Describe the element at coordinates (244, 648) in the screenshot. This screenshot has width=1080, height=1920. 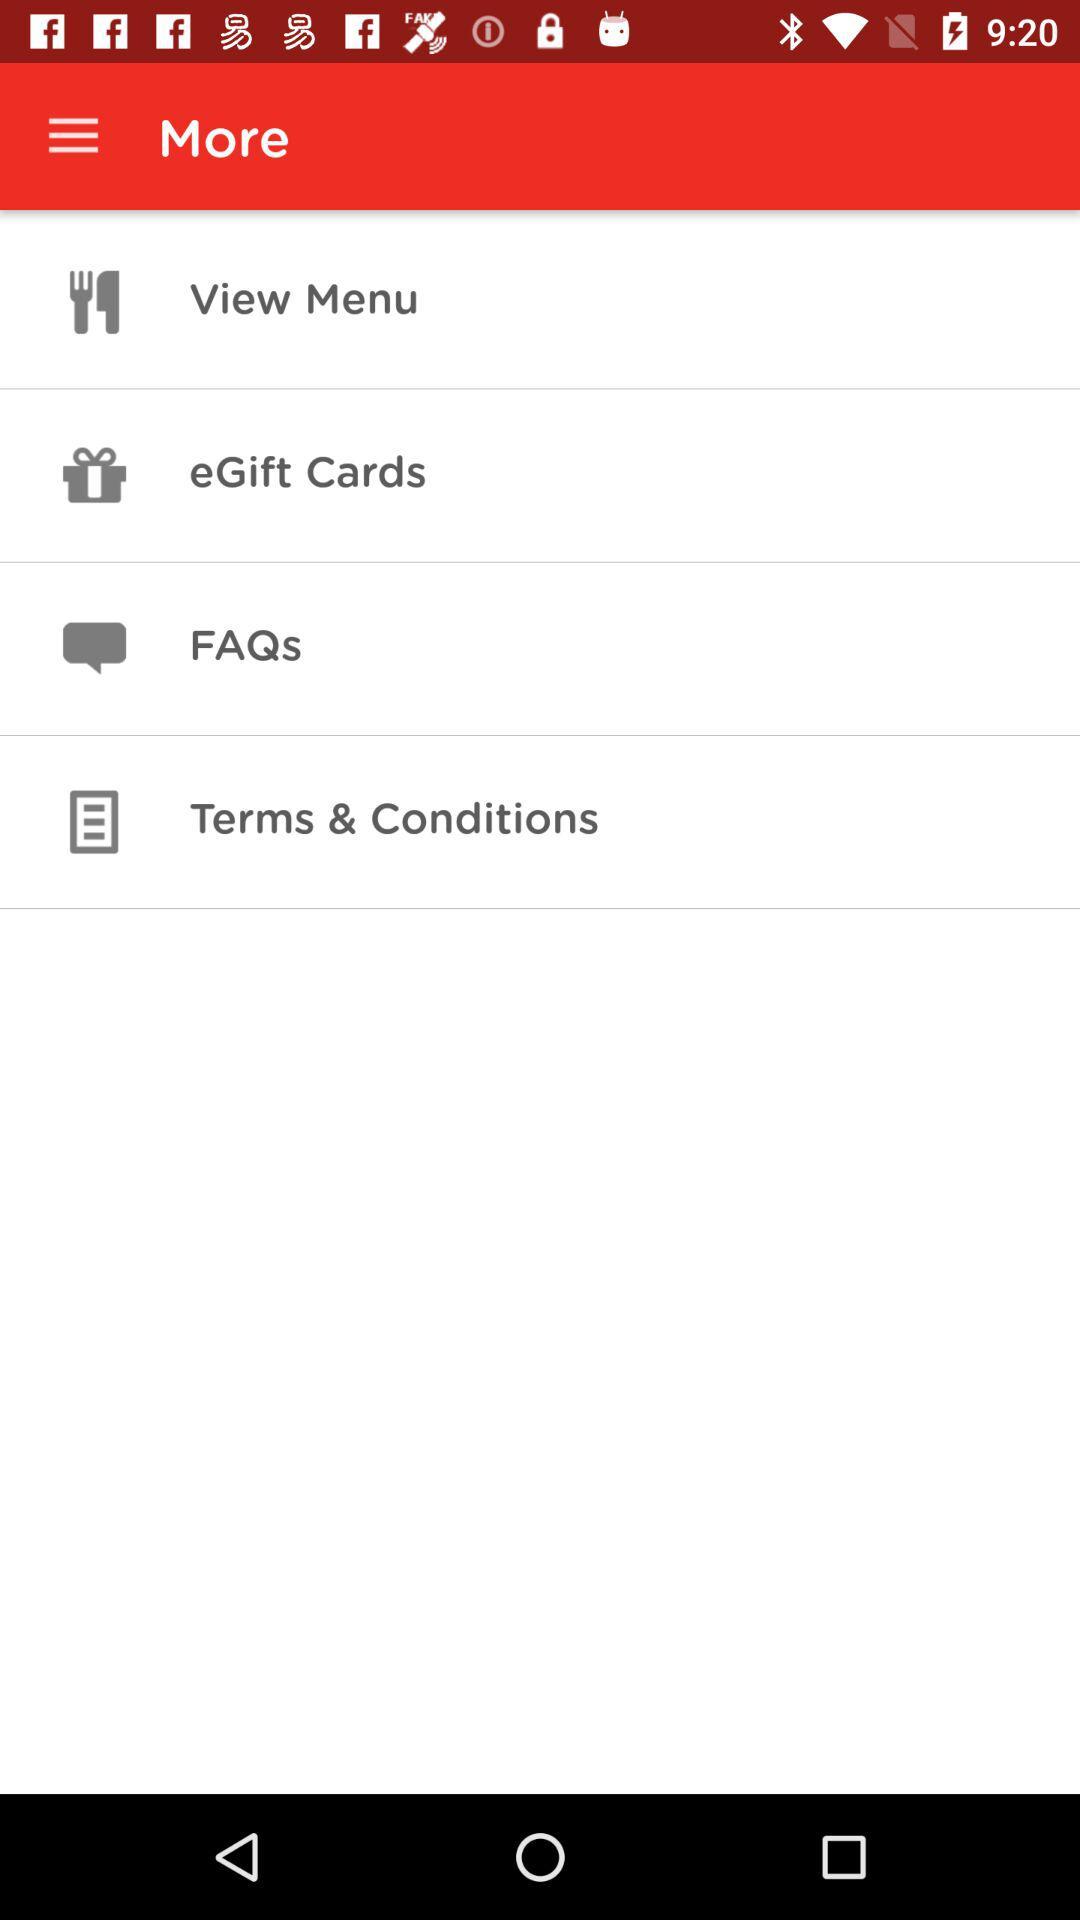
I see `faqs` at that location.